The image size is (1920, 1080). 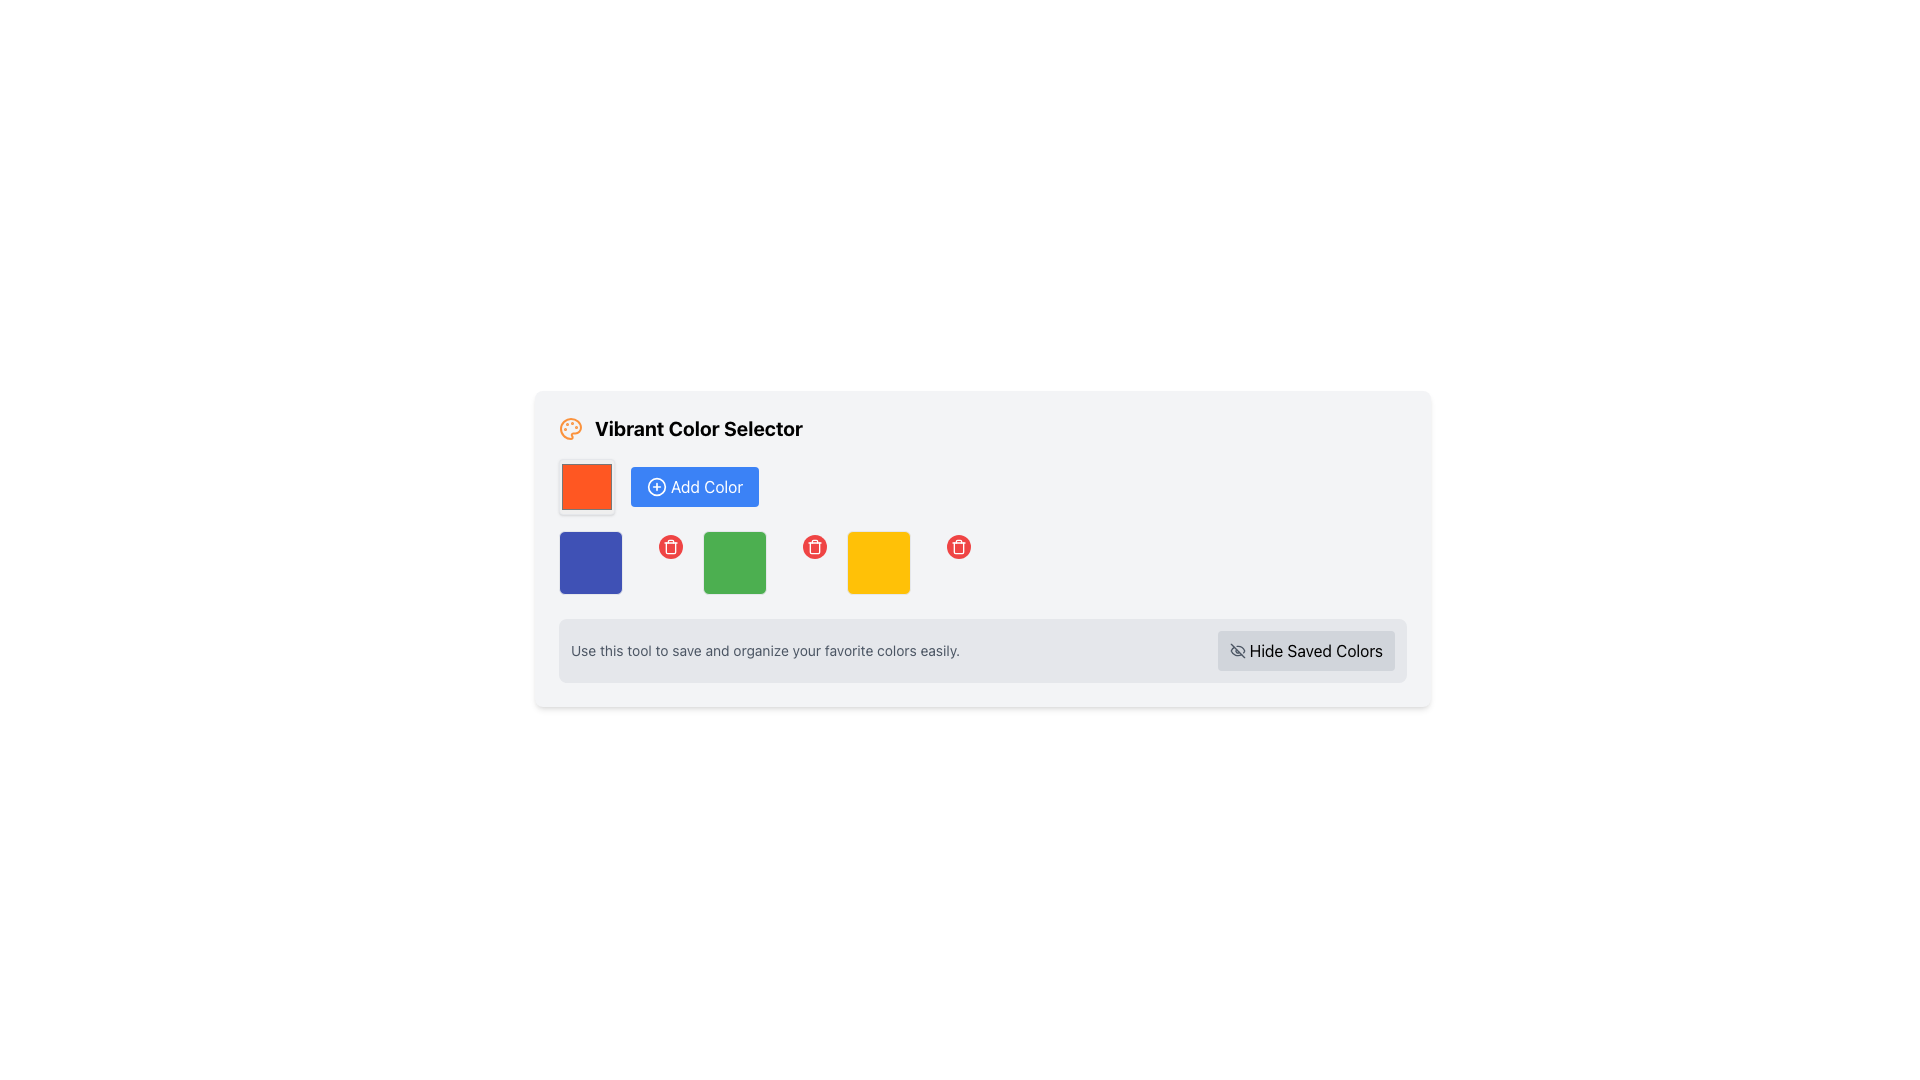 I want to click on the 'eye-off' icon element located in the top-right corner of the interface, which is used for toggling visibility or indicating a hidden state, so click(x=1236, y=651).